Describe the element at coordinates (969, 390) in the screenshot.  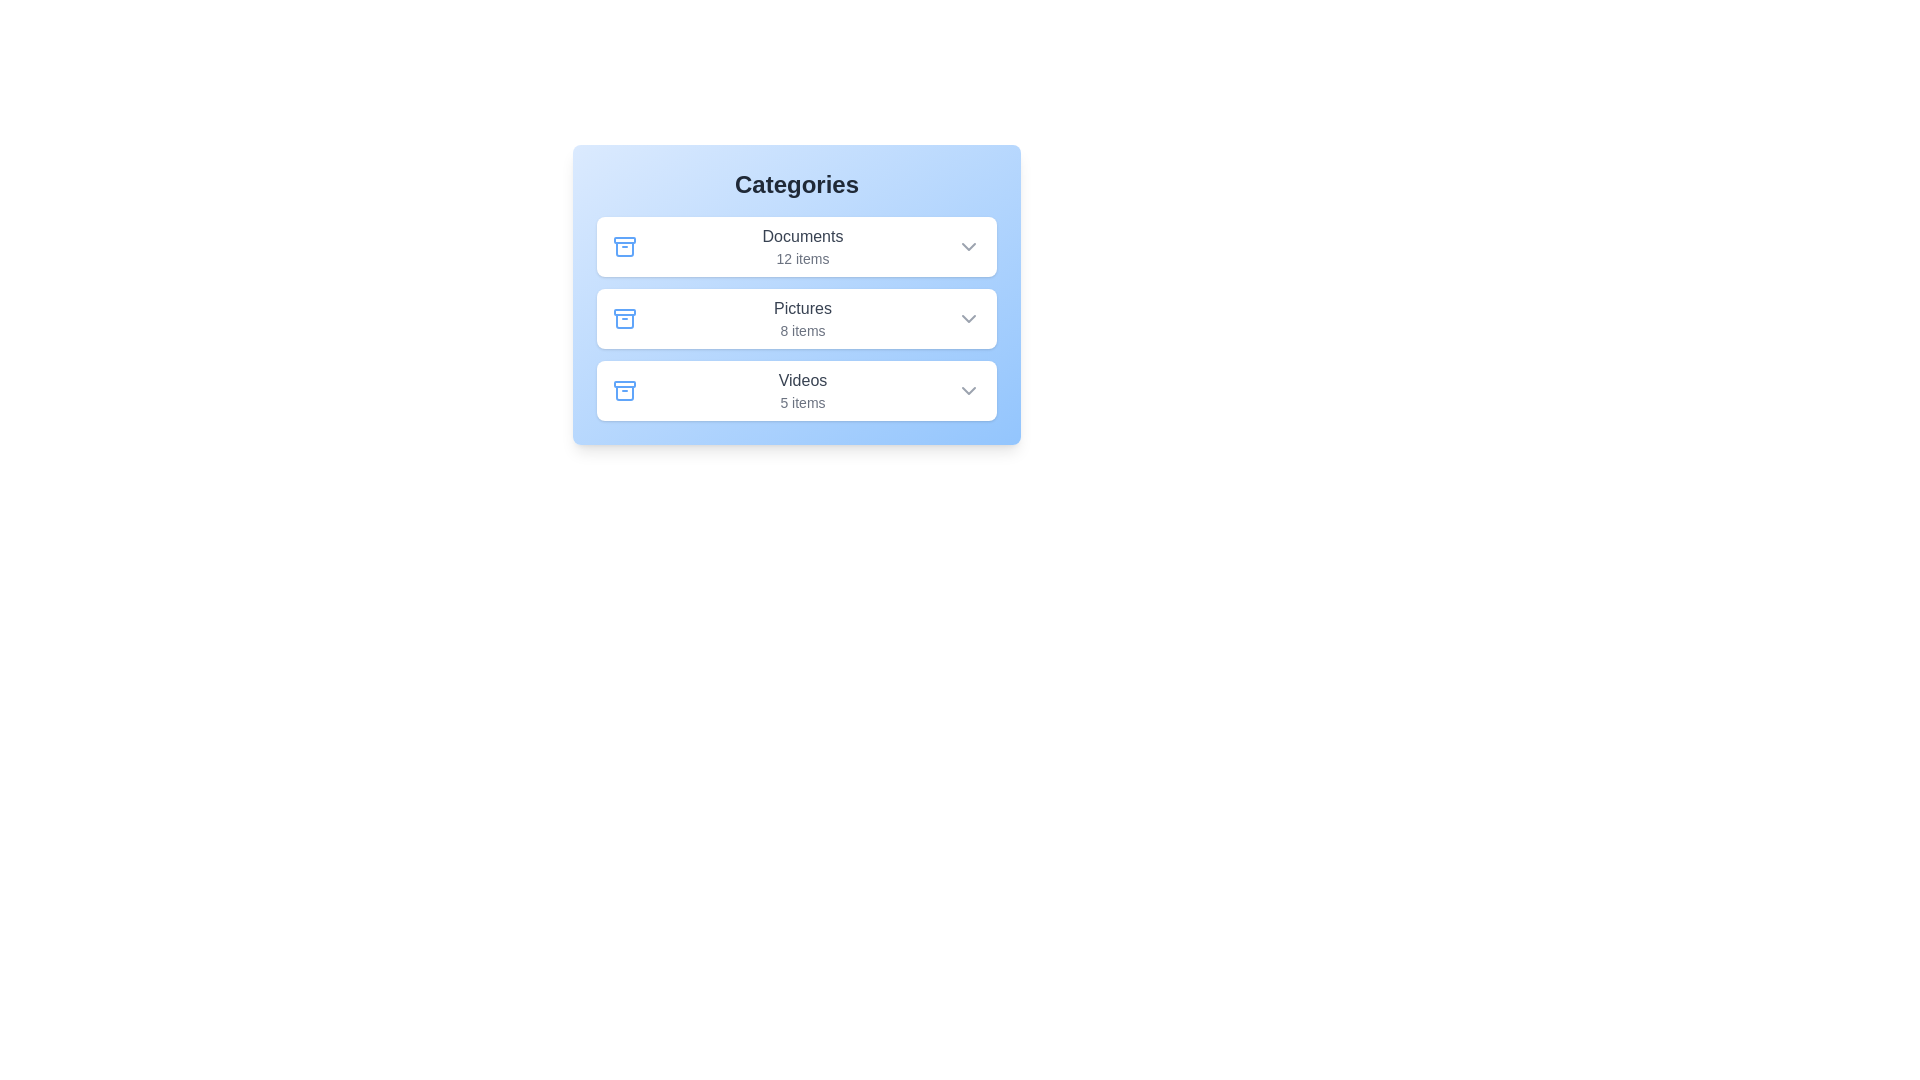
I see `the dropdown icon of the Videos item` at that location.